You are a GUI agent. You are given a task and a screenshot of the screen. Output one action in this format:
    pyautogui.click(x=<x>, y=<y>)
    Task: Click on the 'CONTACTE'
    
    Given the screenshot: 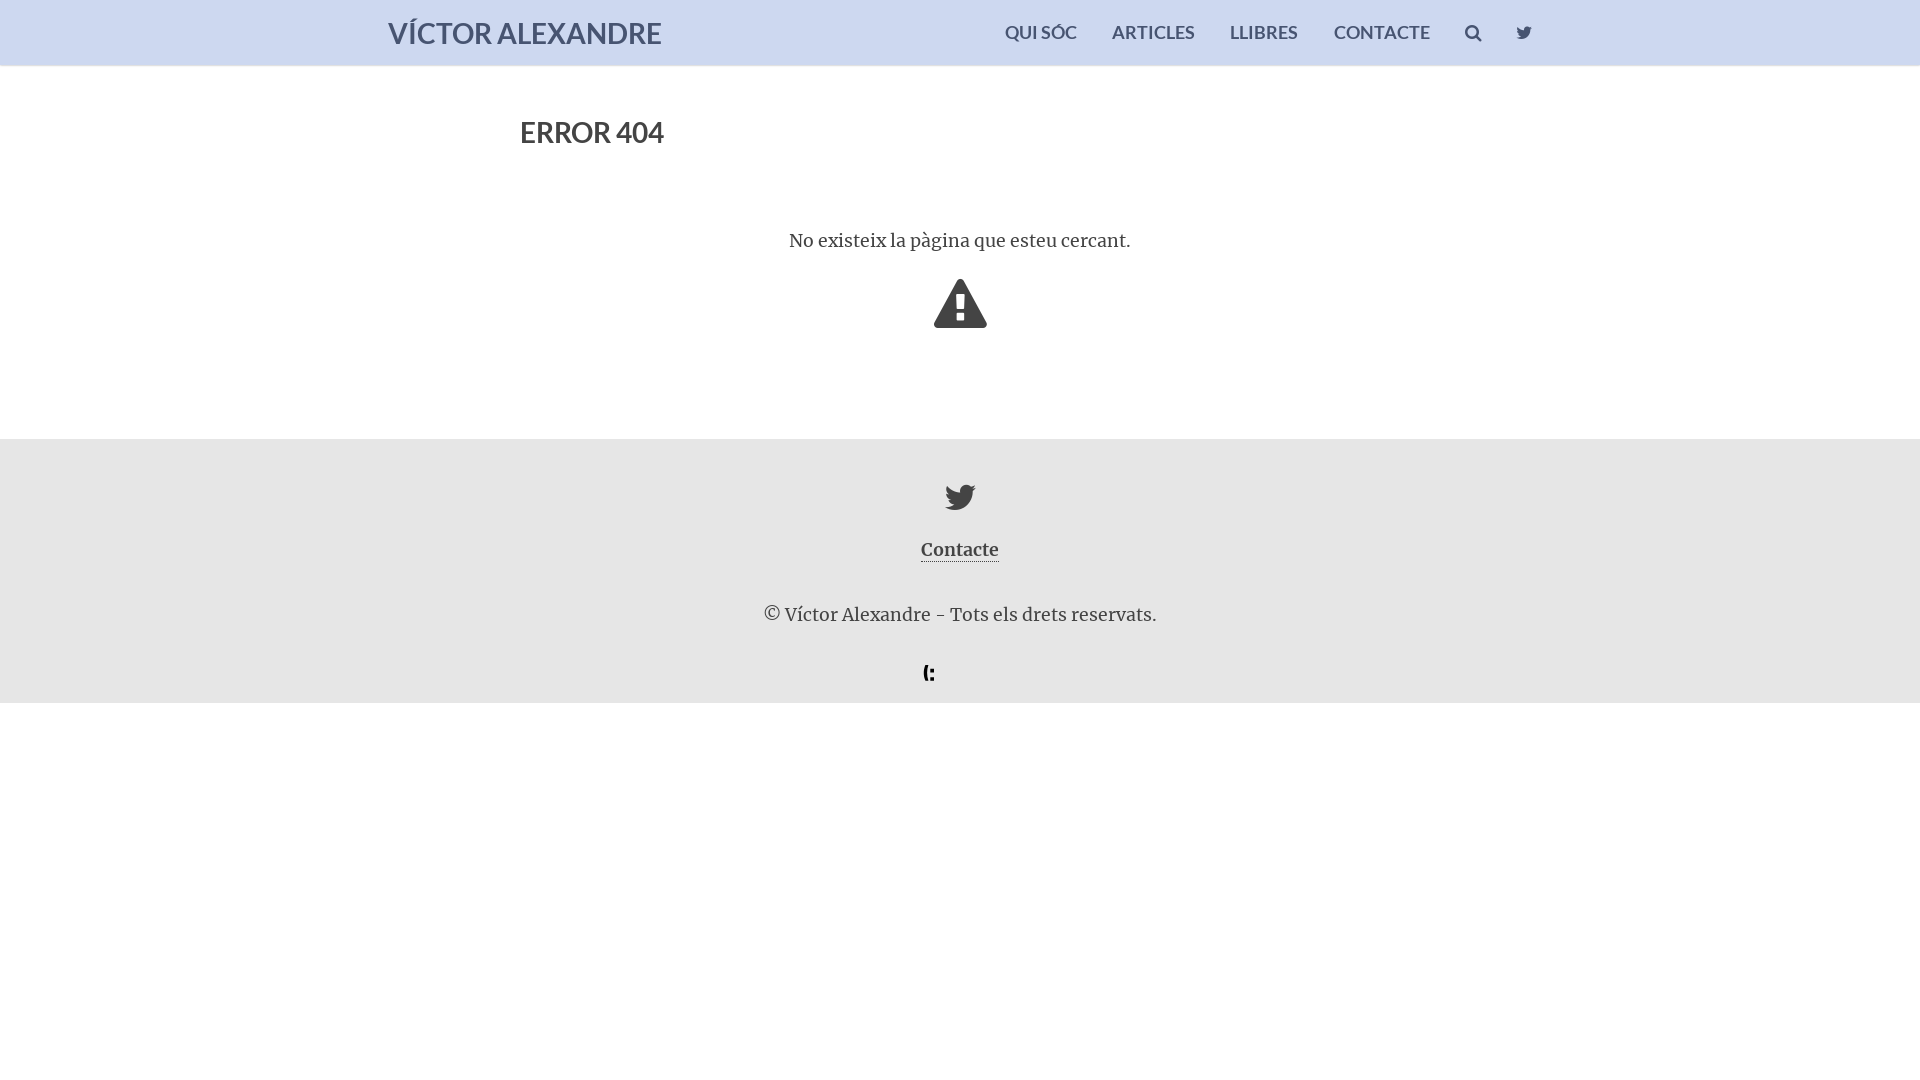 What is the action you would take?
    pyautogui.click(x=1381, y=32)
    